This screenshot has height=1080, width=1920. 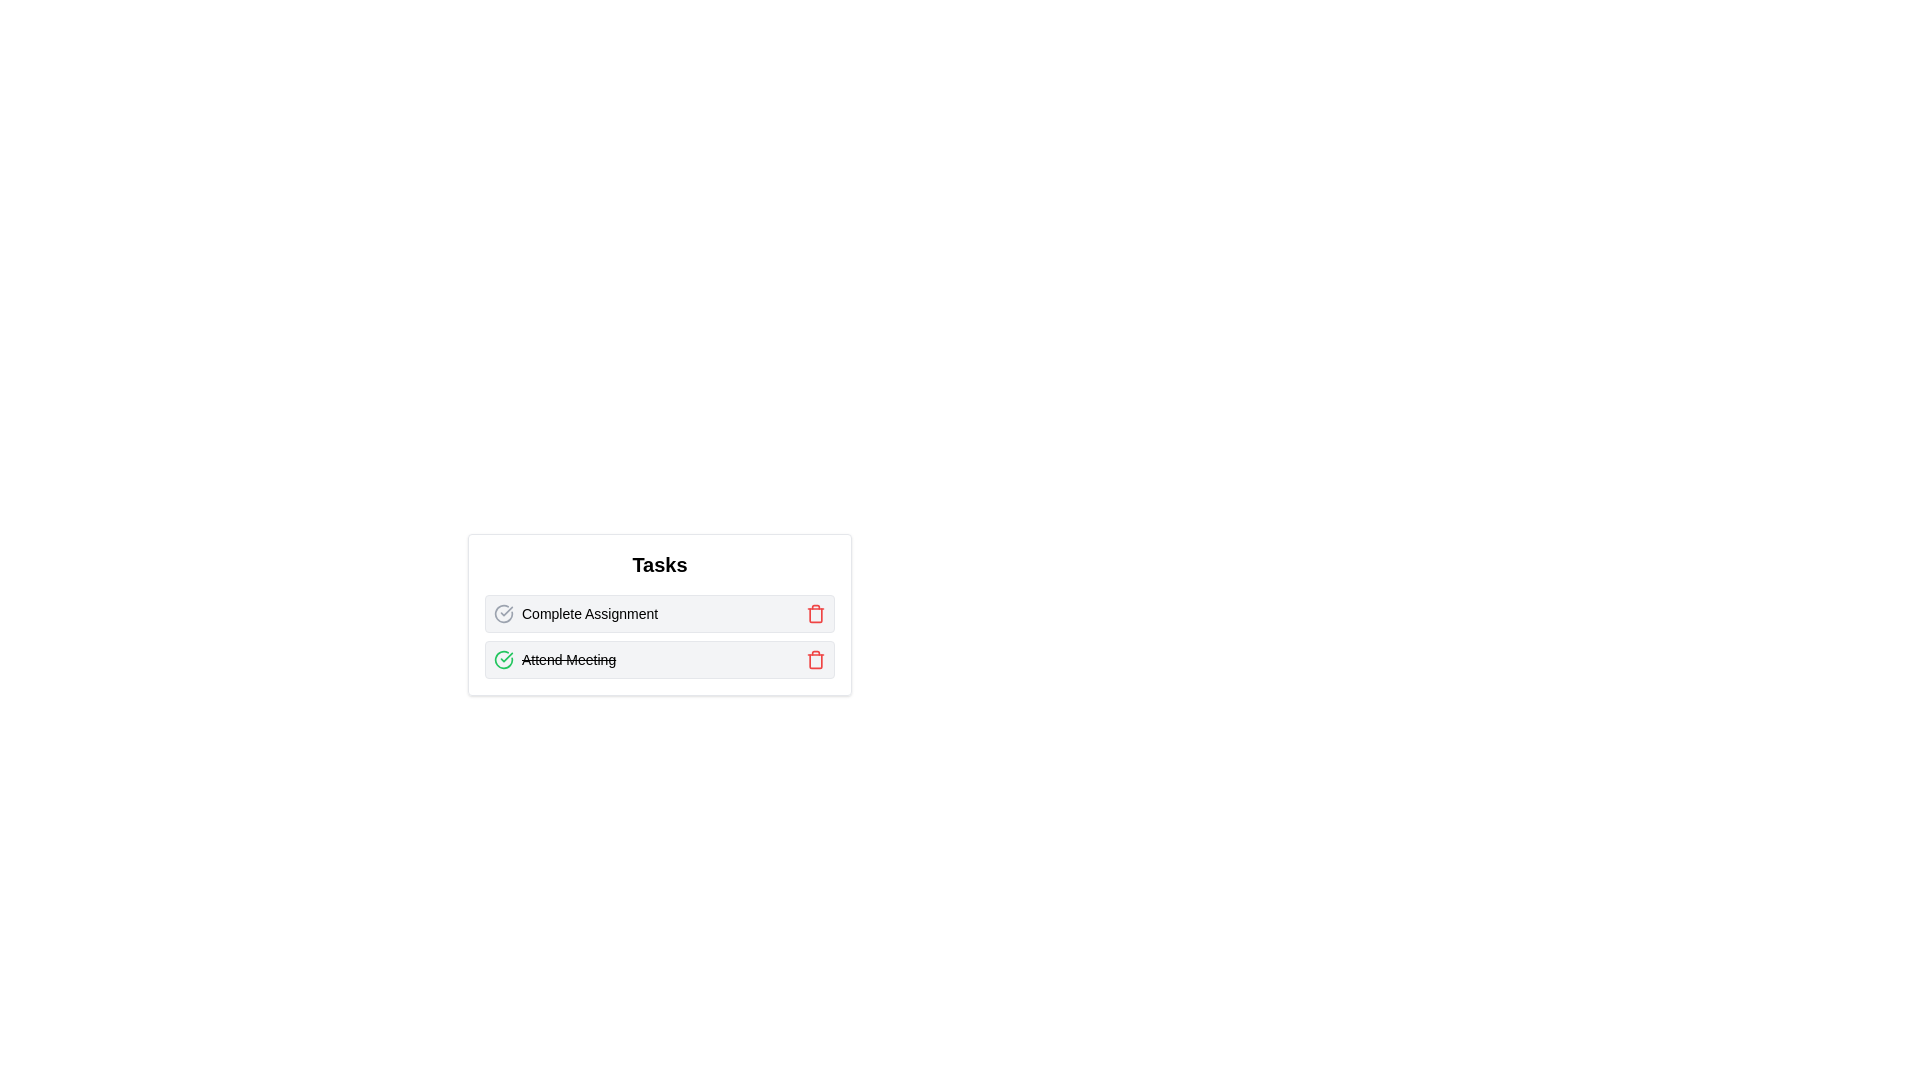 What do you see at coordinates (575, 612) in the screenshot?
I see `text of the completed task label, which is the first item in the vertically stacked list under the 'Tasks' heading` at bounding box center [575, 612].